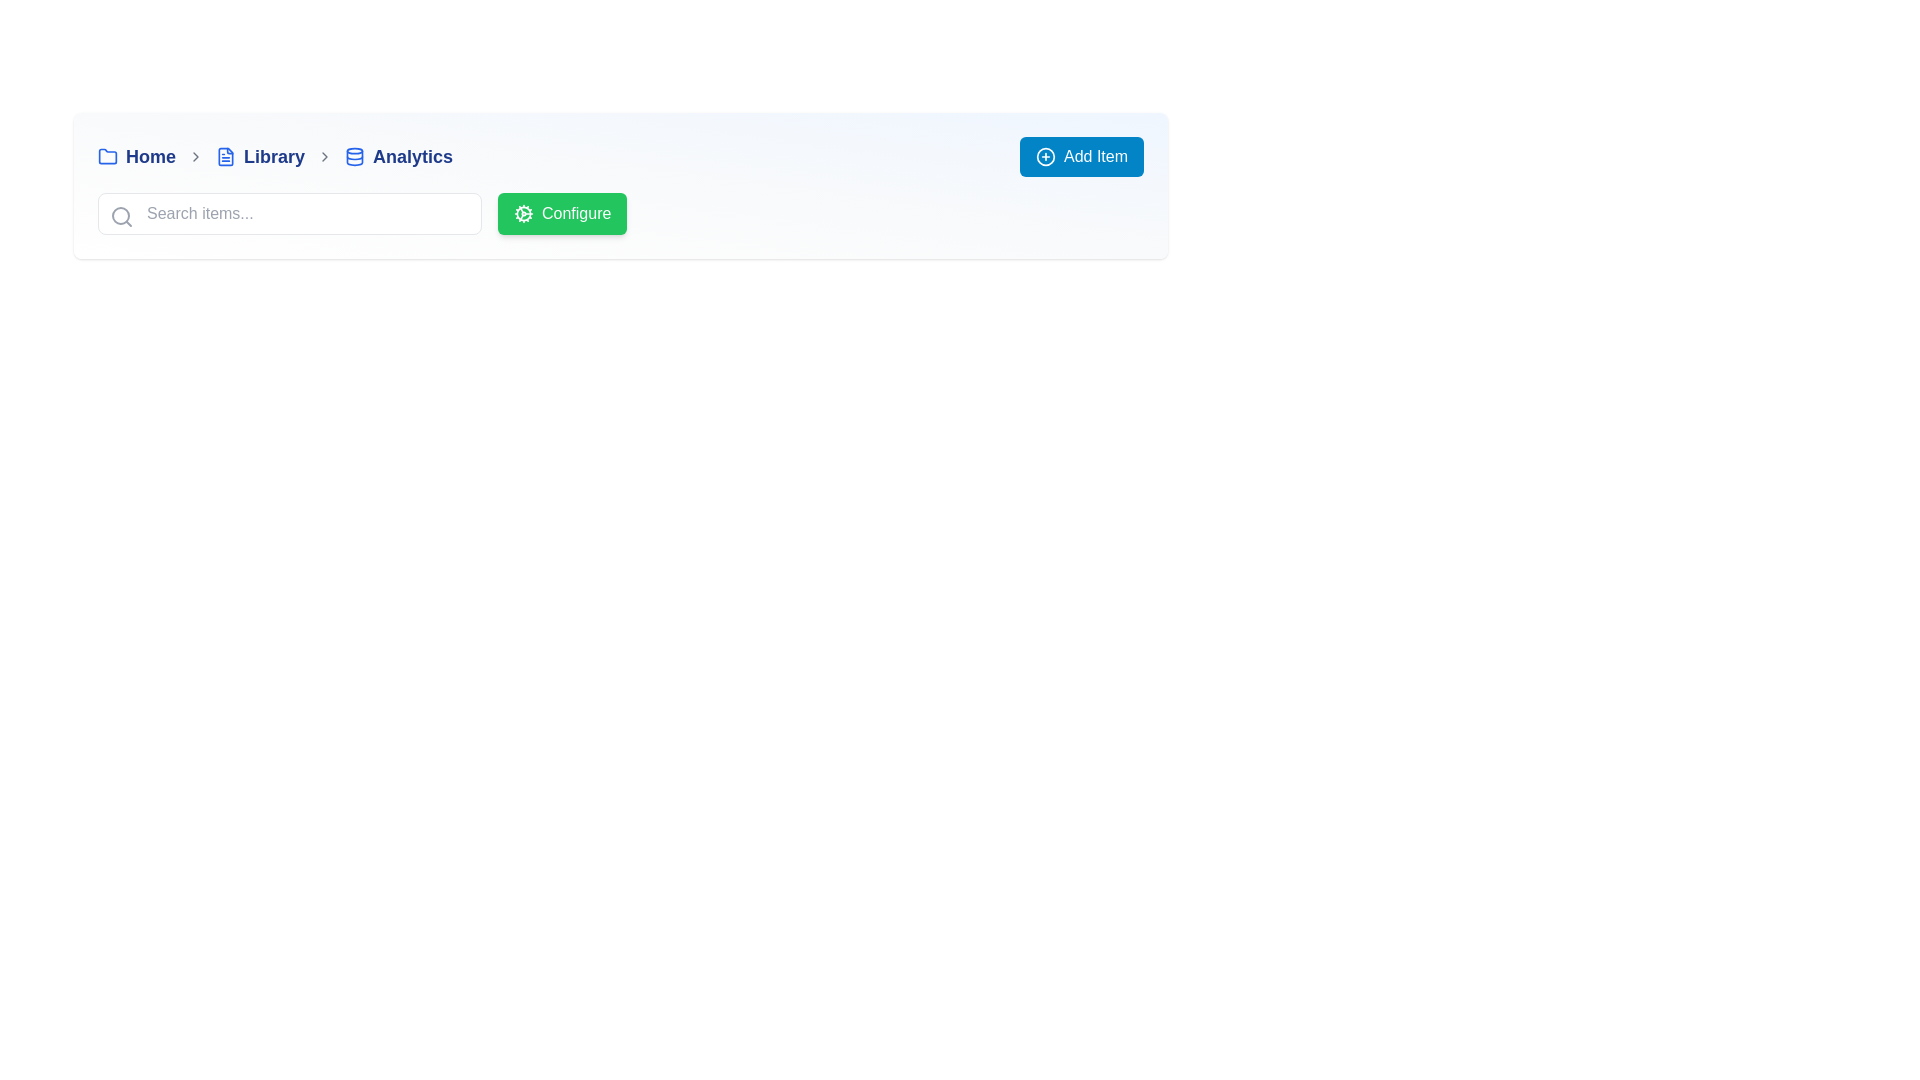  What do you see at coordinates (411, 156) in the screenshot?
I see `the 'Analytics' text label within the breadcrumb component` at bounding box center [411, 156].